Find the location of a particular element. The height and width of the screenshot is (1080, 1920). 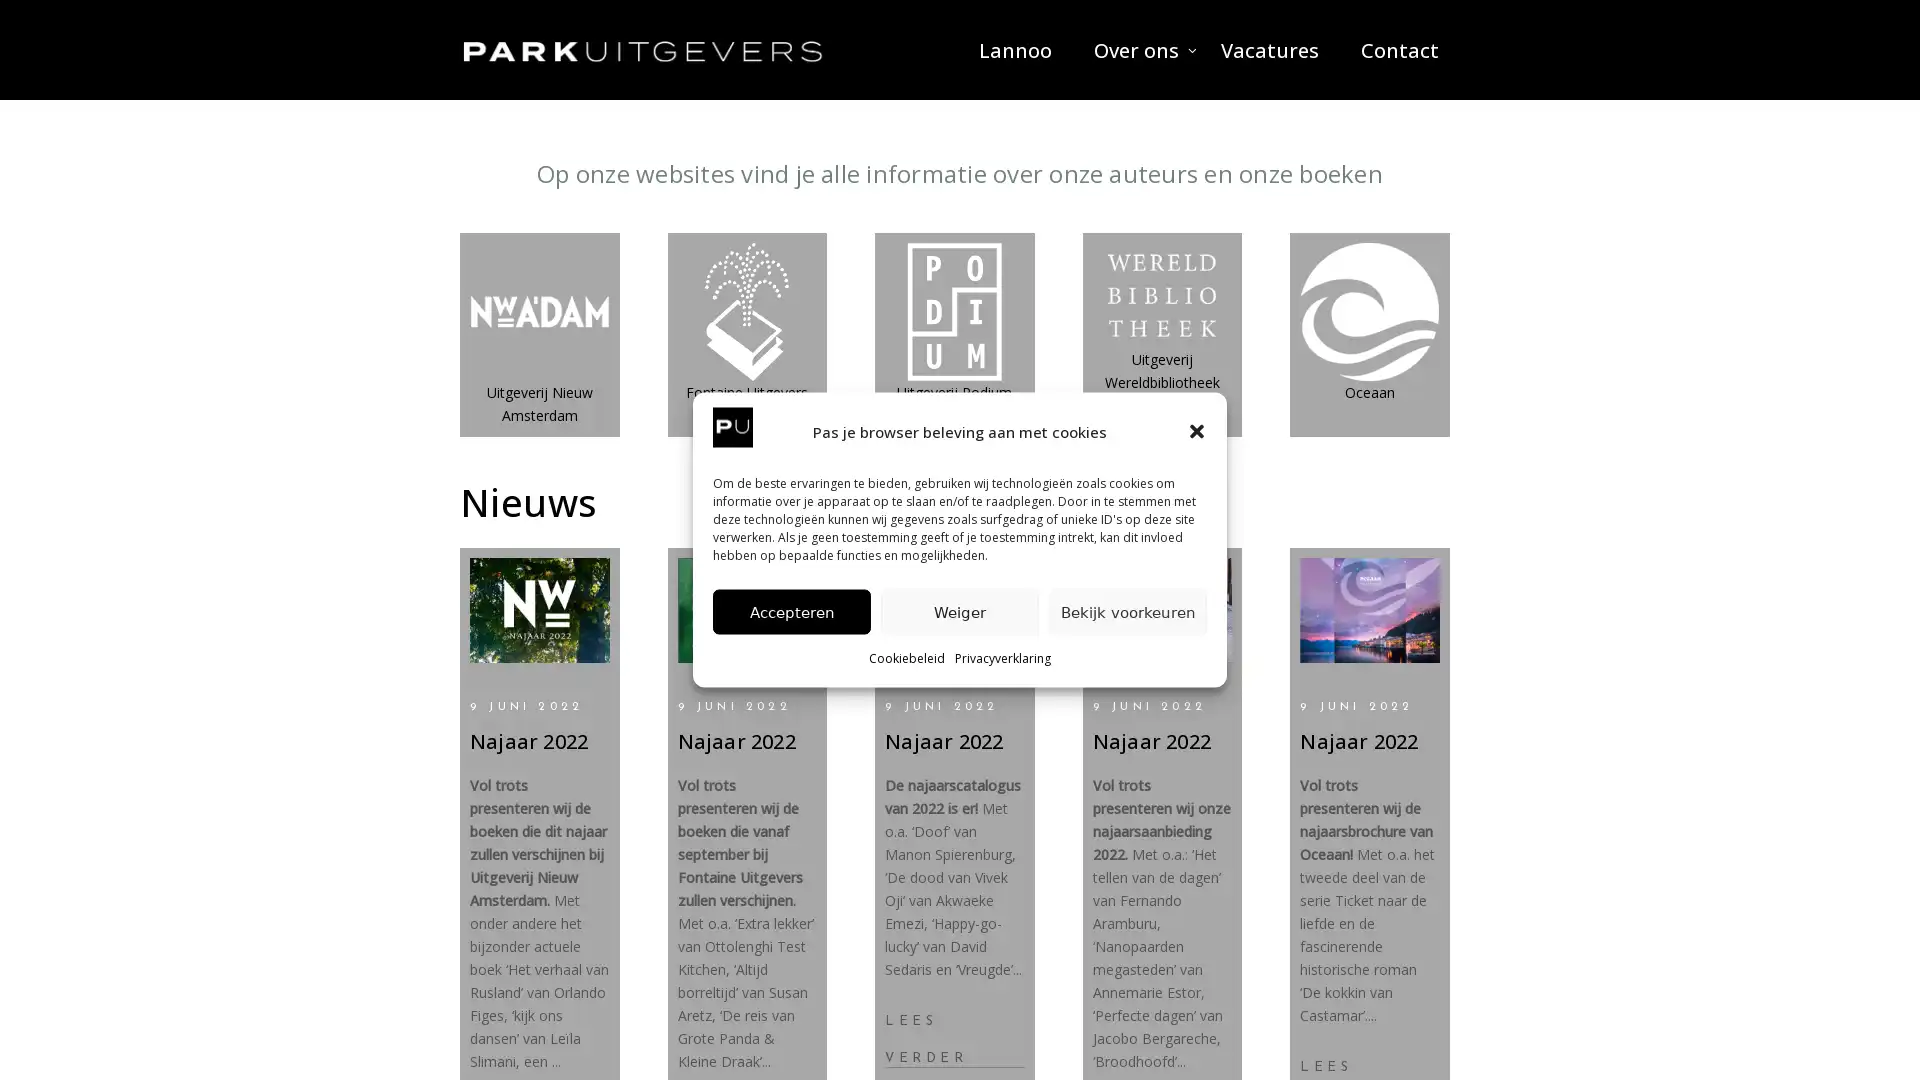

close-dialog is located at coordinates (1196, 430).